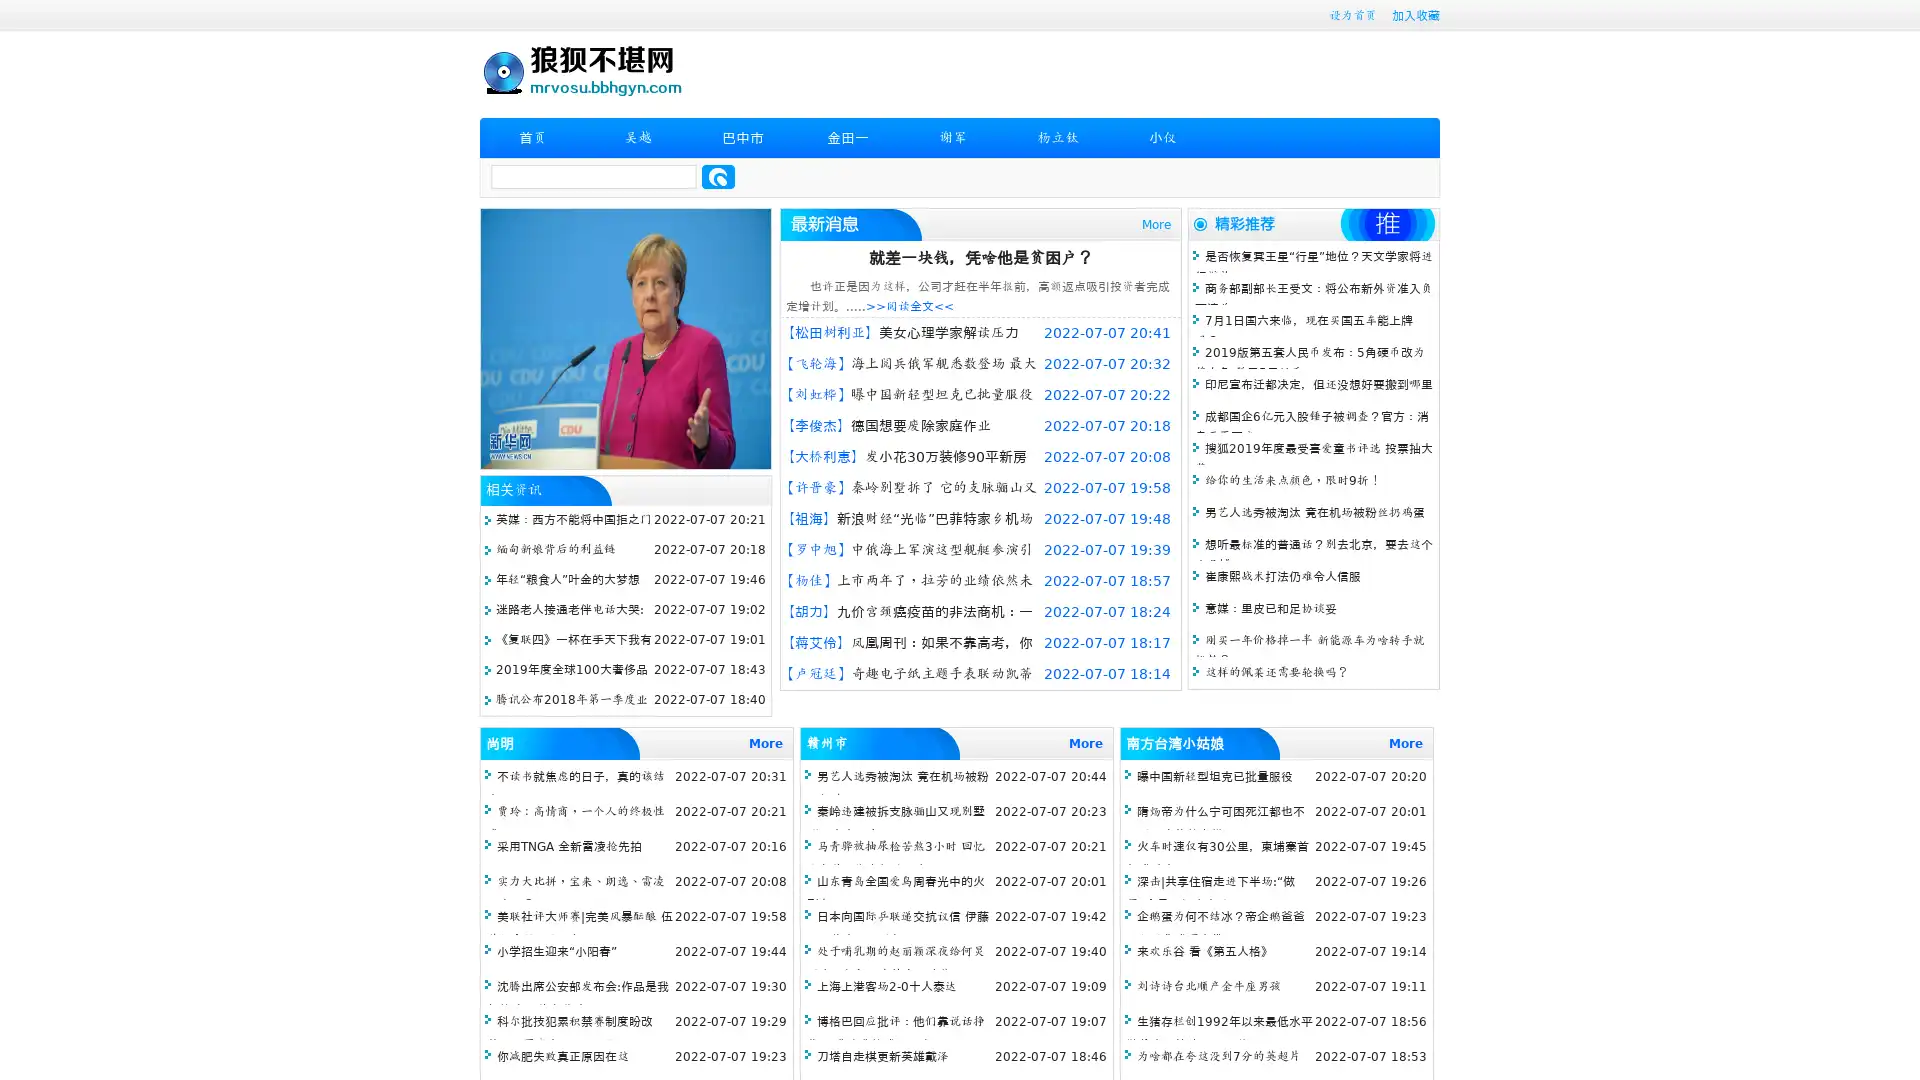 This screenshot has height=1080, width=1920. What do you see at coordinates (718, 176) in the screenshot?
I see `Search` at bounding box center [718, 176].